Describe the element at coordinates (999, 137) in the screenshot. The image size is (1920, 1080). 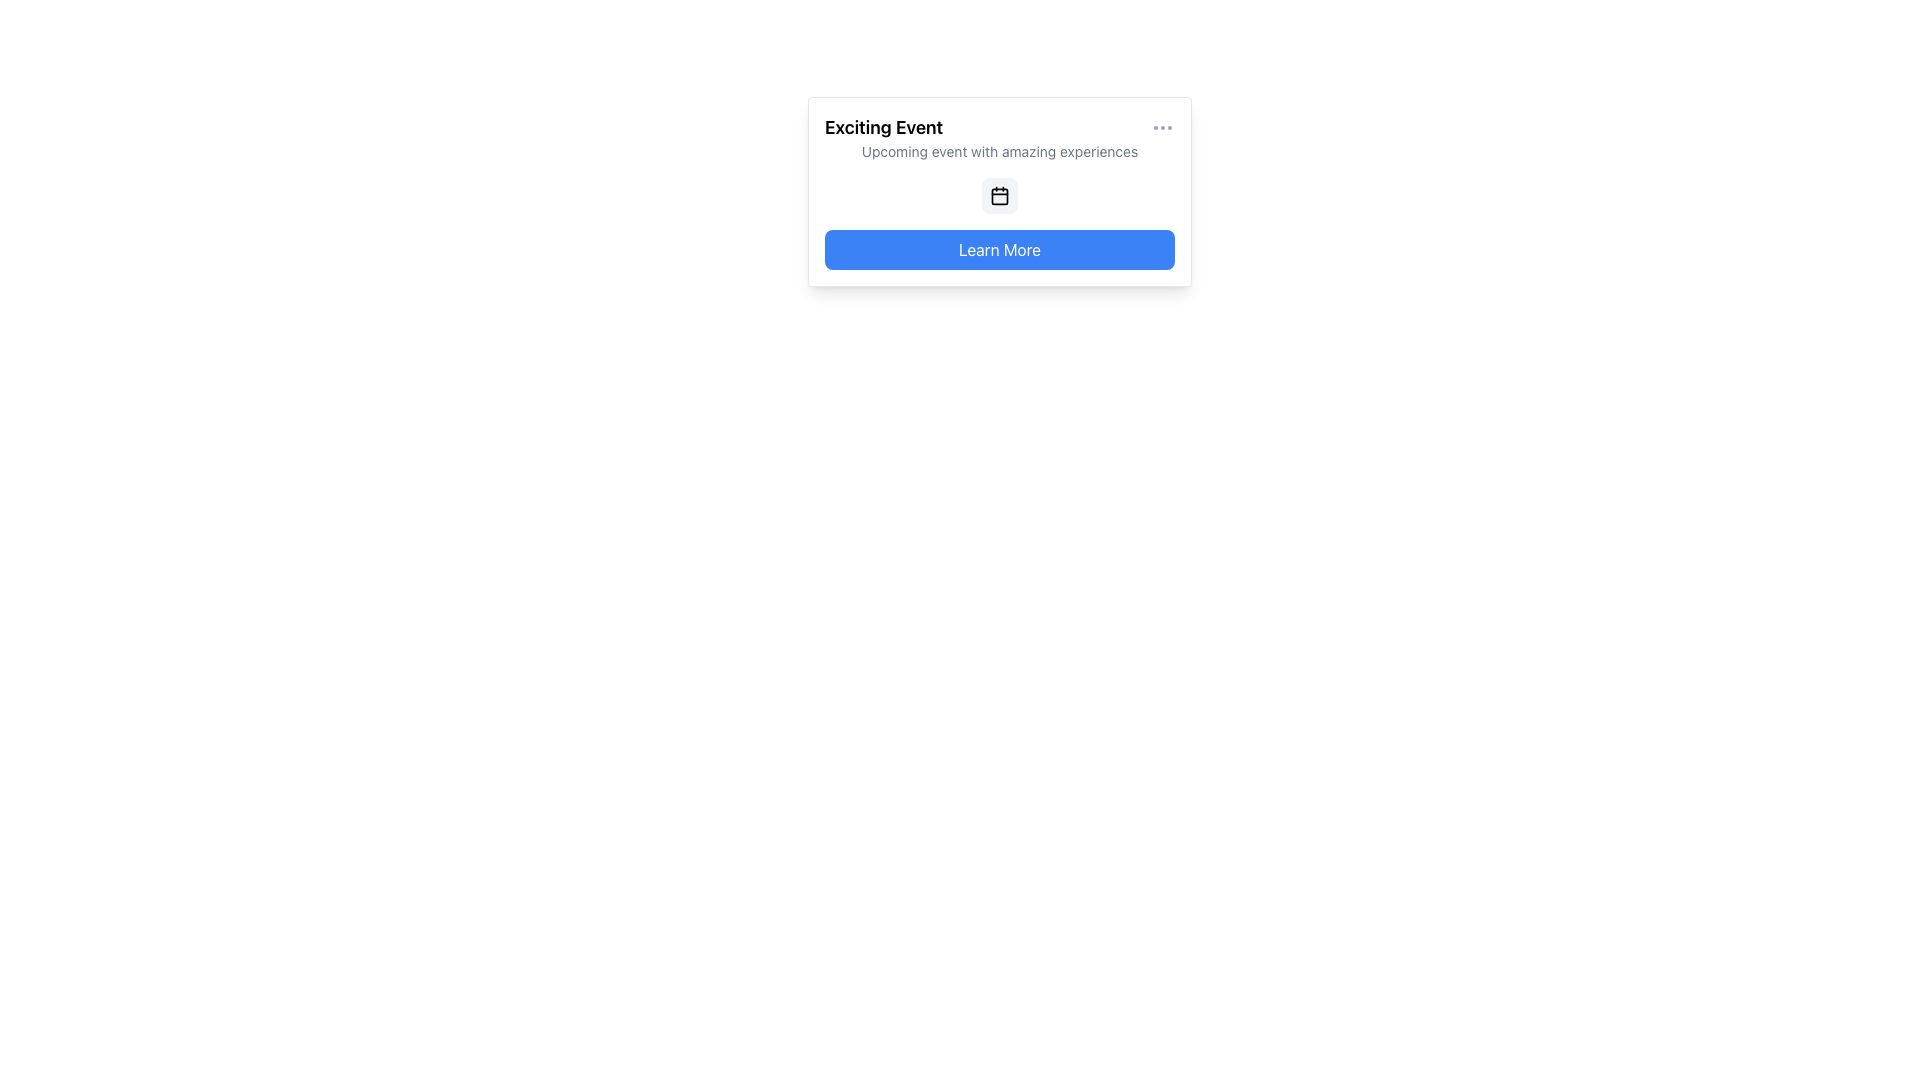
I see `the Text Display element that contains the header 'Exciting Event' and the subtitle 'Upcoming event with amazing experiences'` at that location.